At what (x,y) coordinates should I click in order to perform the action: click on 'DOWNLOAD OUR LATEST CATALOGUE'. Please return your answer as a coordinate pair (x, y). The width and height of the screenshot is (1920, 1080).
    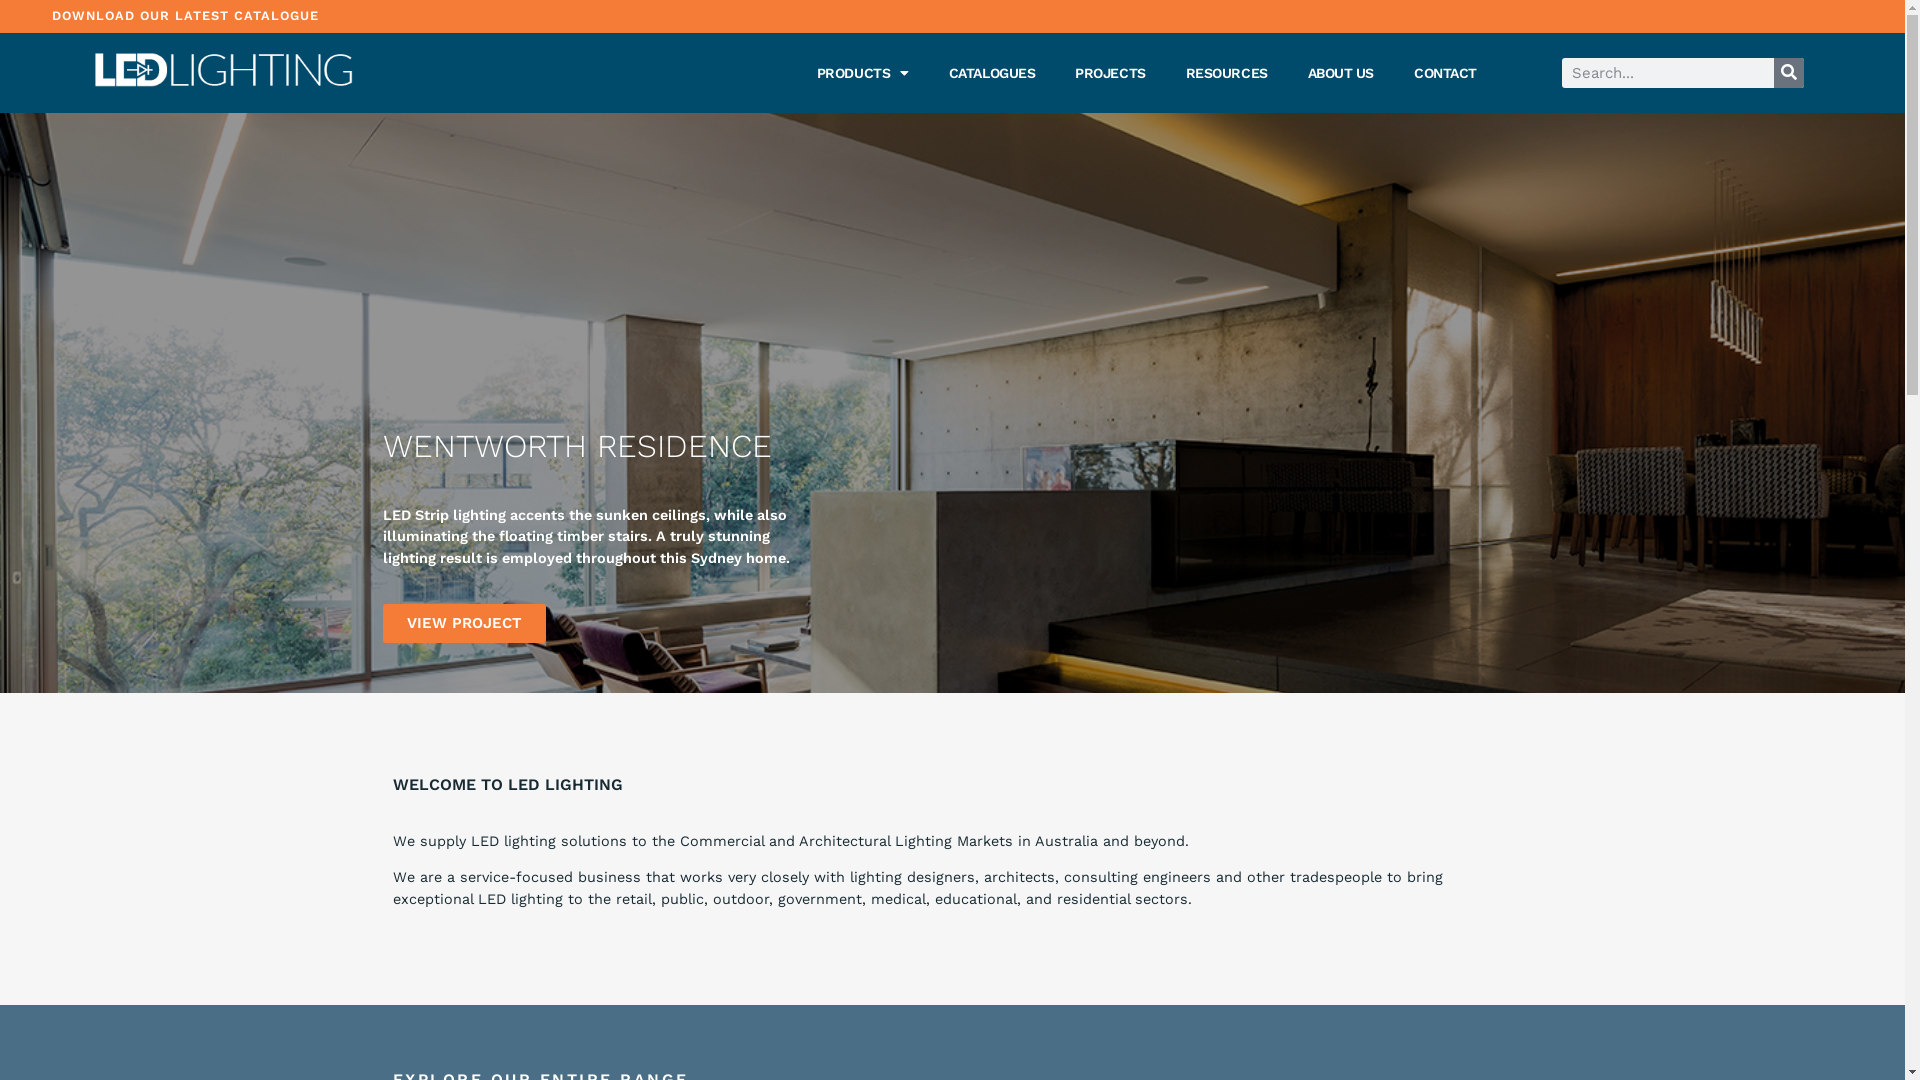
    Looking at the image, I should click on (185, 15).